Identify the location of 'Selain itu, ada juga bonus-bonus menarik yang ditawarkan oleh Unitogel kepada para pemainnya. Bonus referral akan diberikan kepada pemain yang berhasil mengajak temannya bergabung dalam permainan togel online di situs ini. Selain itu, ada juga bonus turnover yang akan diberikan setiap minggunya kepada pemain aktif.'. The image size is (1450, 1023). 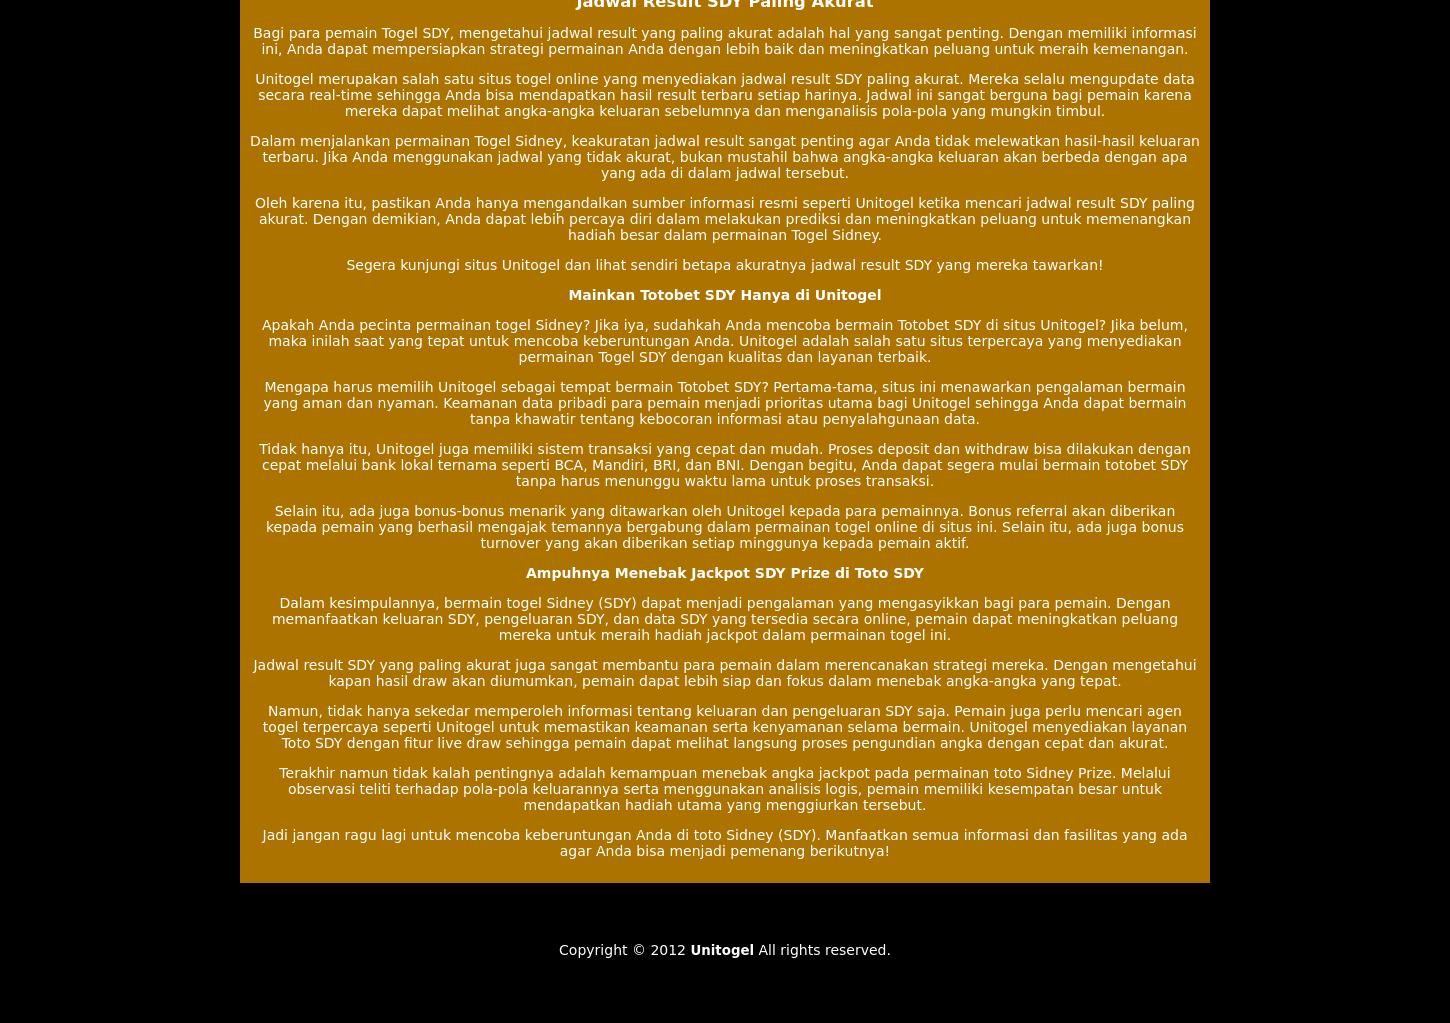
(723, 525).